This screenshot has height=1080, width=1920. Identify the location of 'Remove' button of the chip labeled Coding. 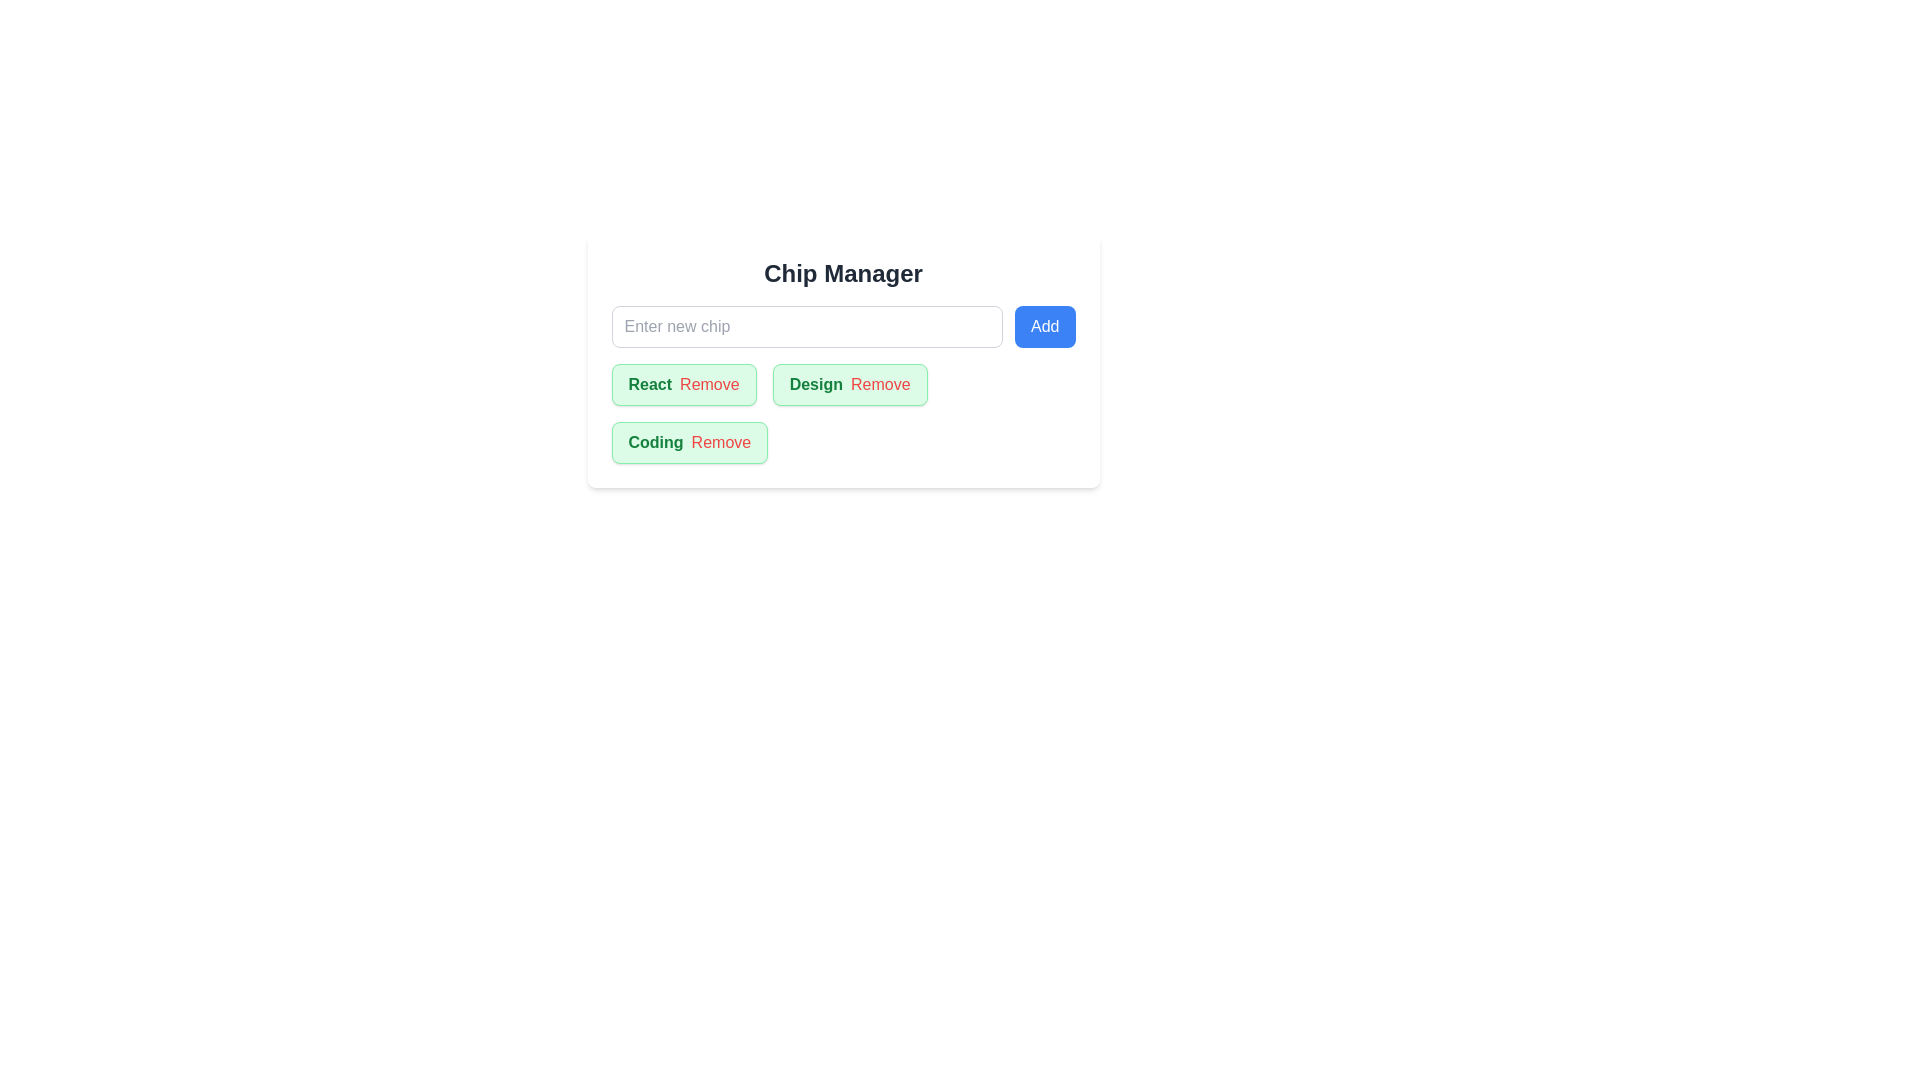
(720, 442).